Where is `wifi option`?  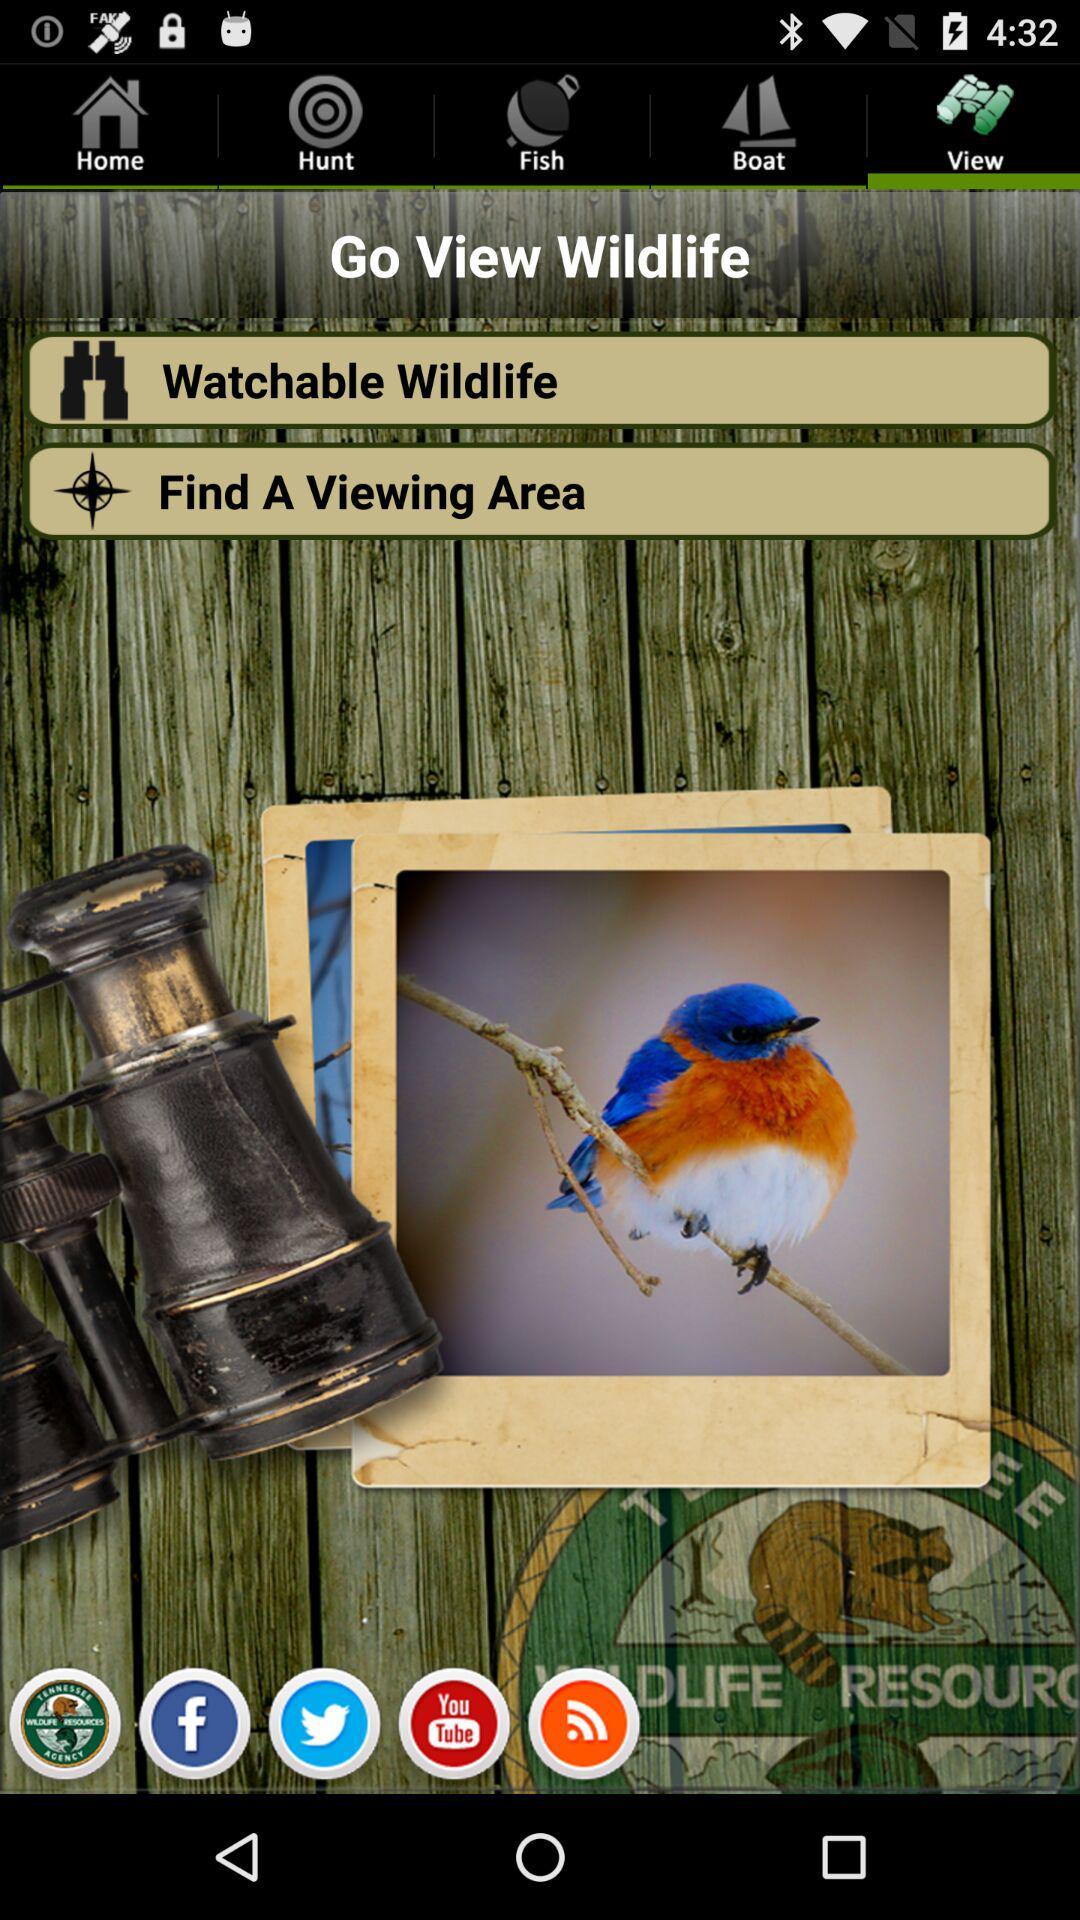 wifi option is located at coordinates (583, 1728).